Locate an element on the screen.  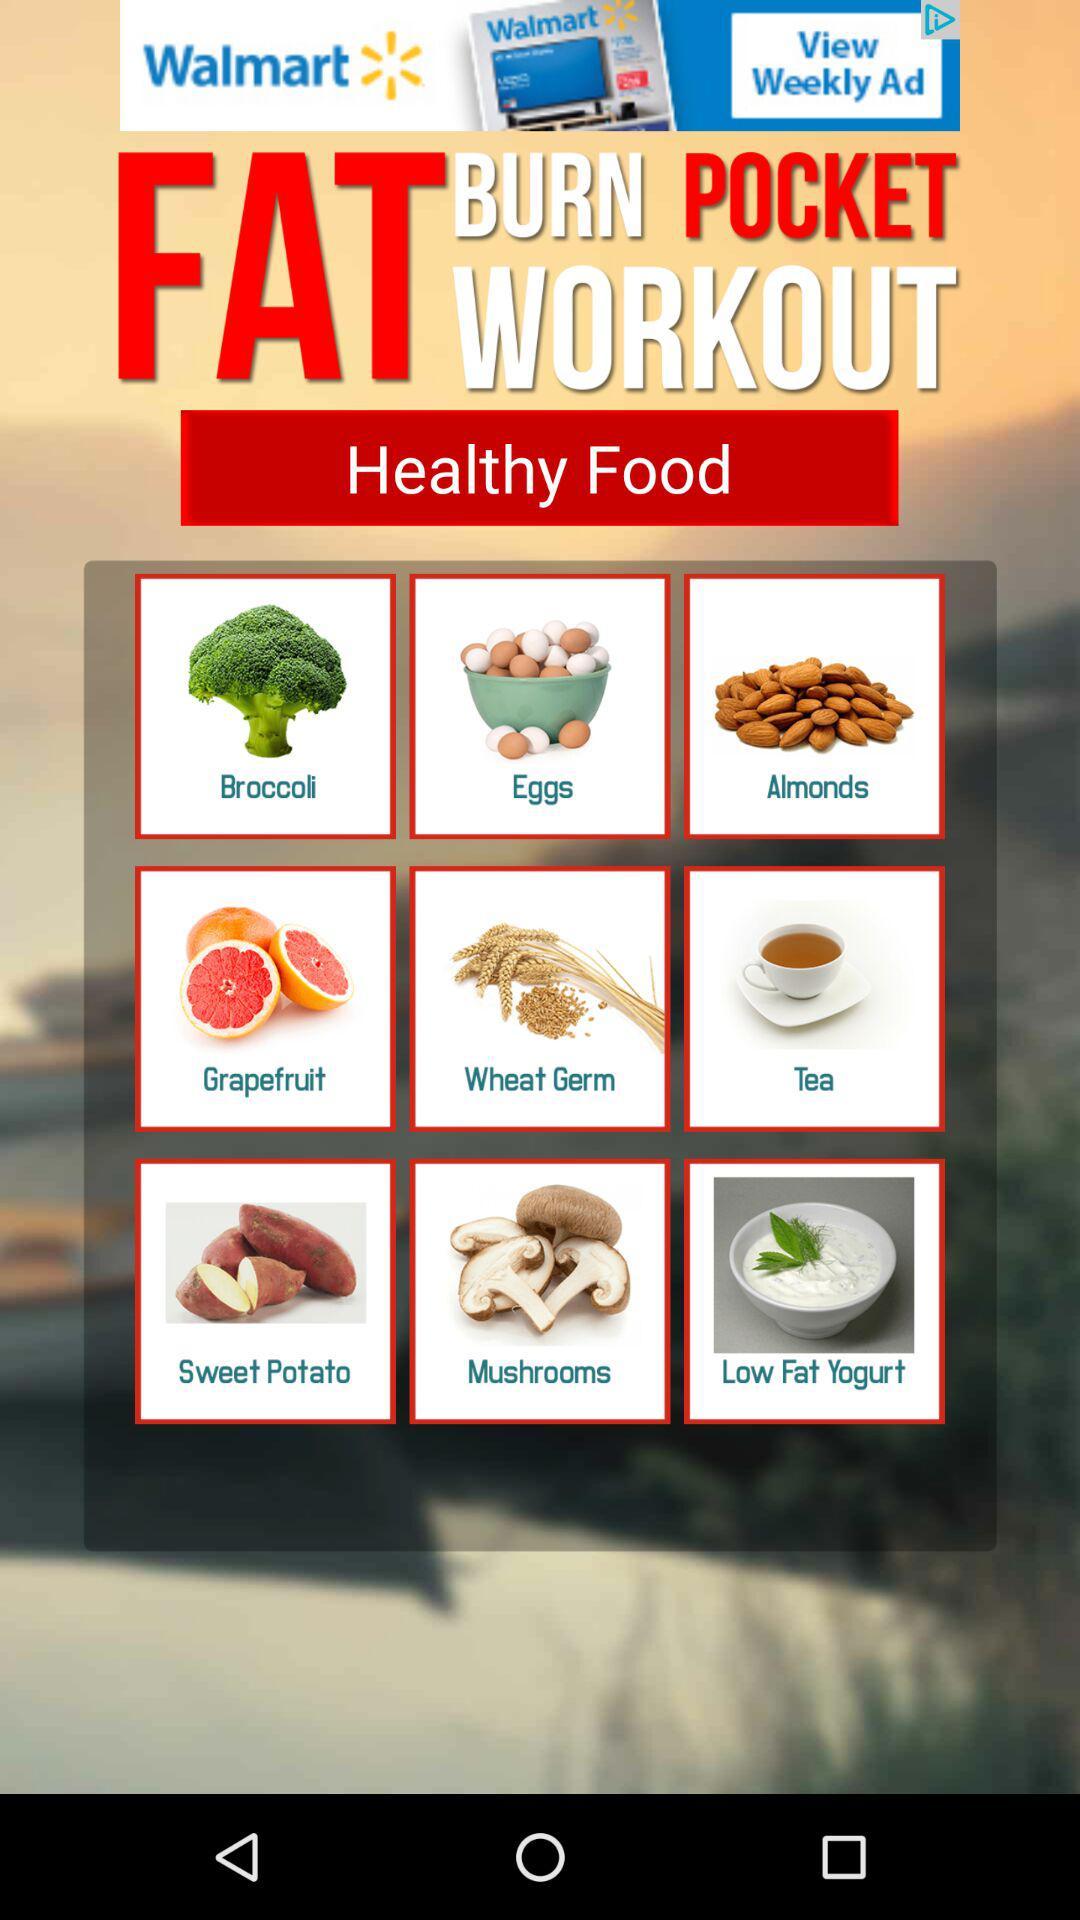
the image having the text mushrooms is located at coordinates (540, 1291).